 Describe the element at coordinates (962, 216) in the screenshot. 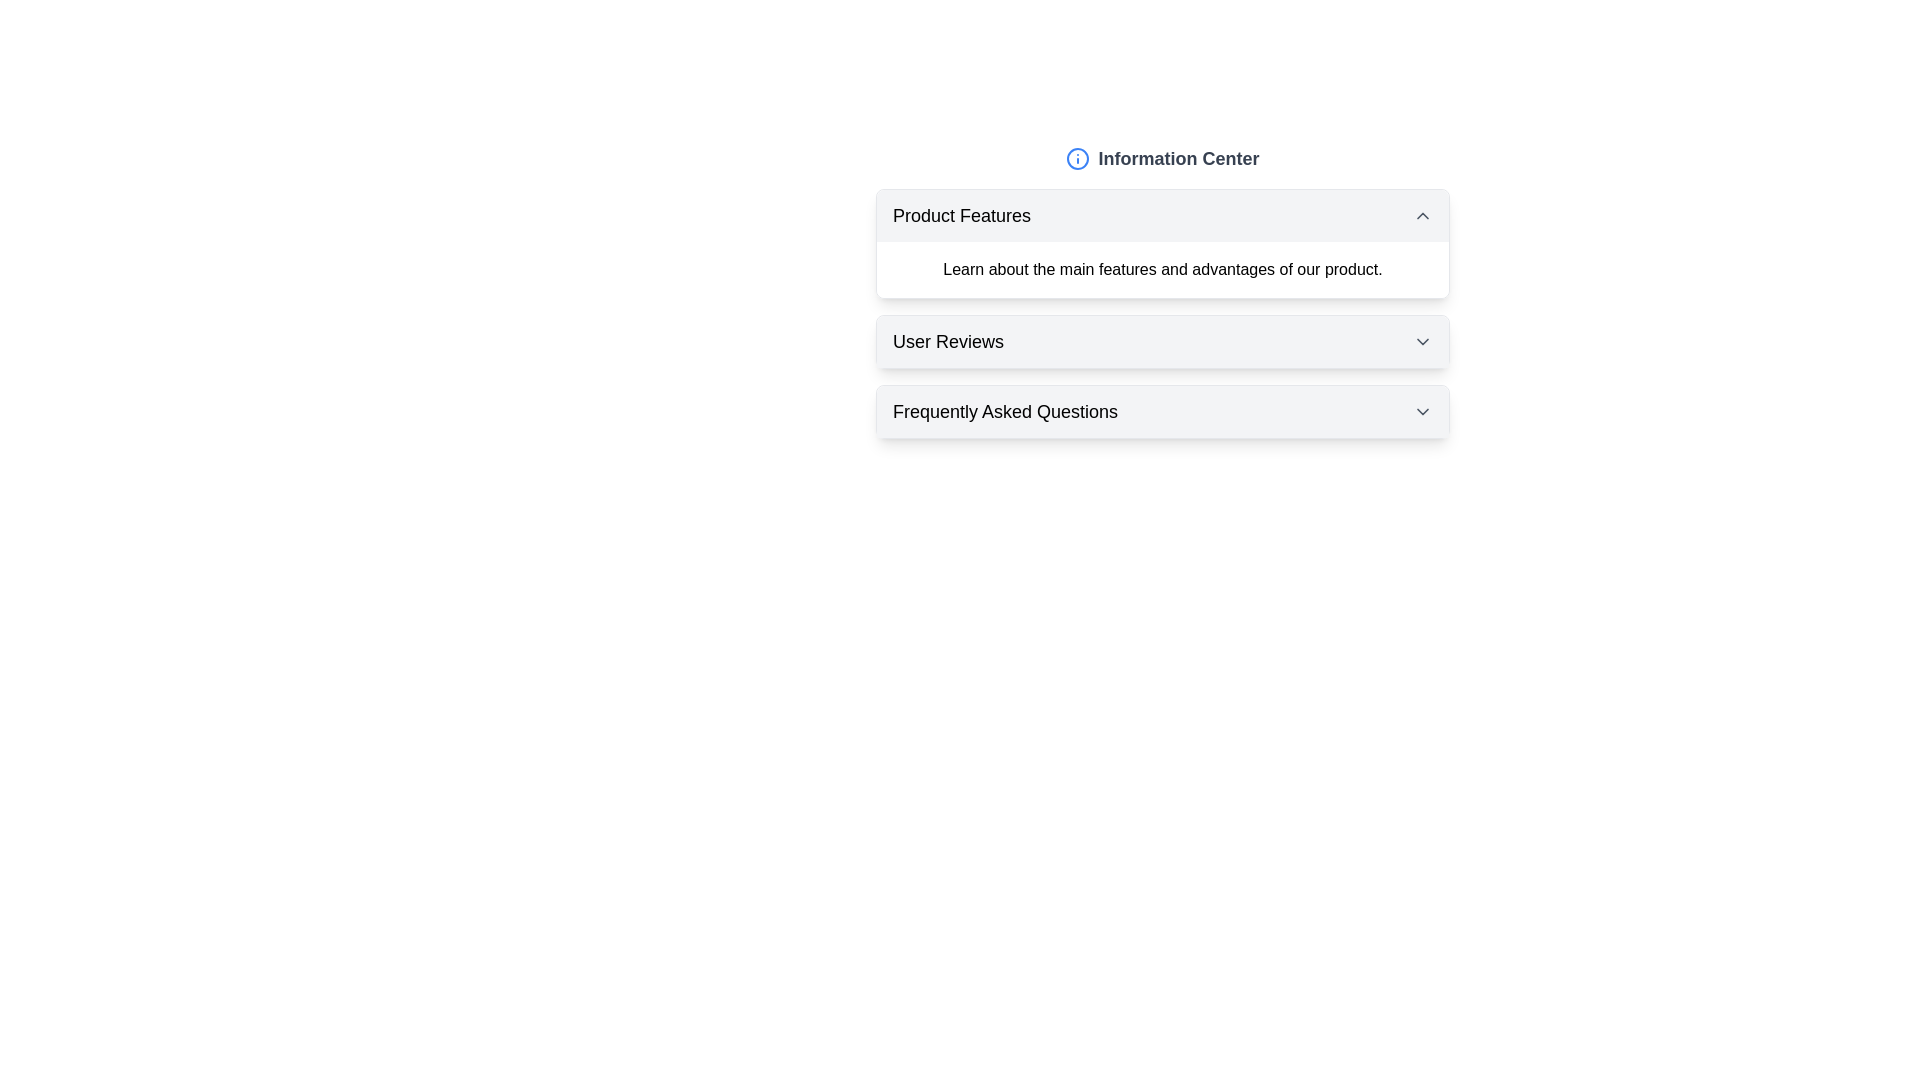

I see `text label displaying 'Product Features' located at the top of an expandable section, aligned to the left with an icon to its right` at that location.